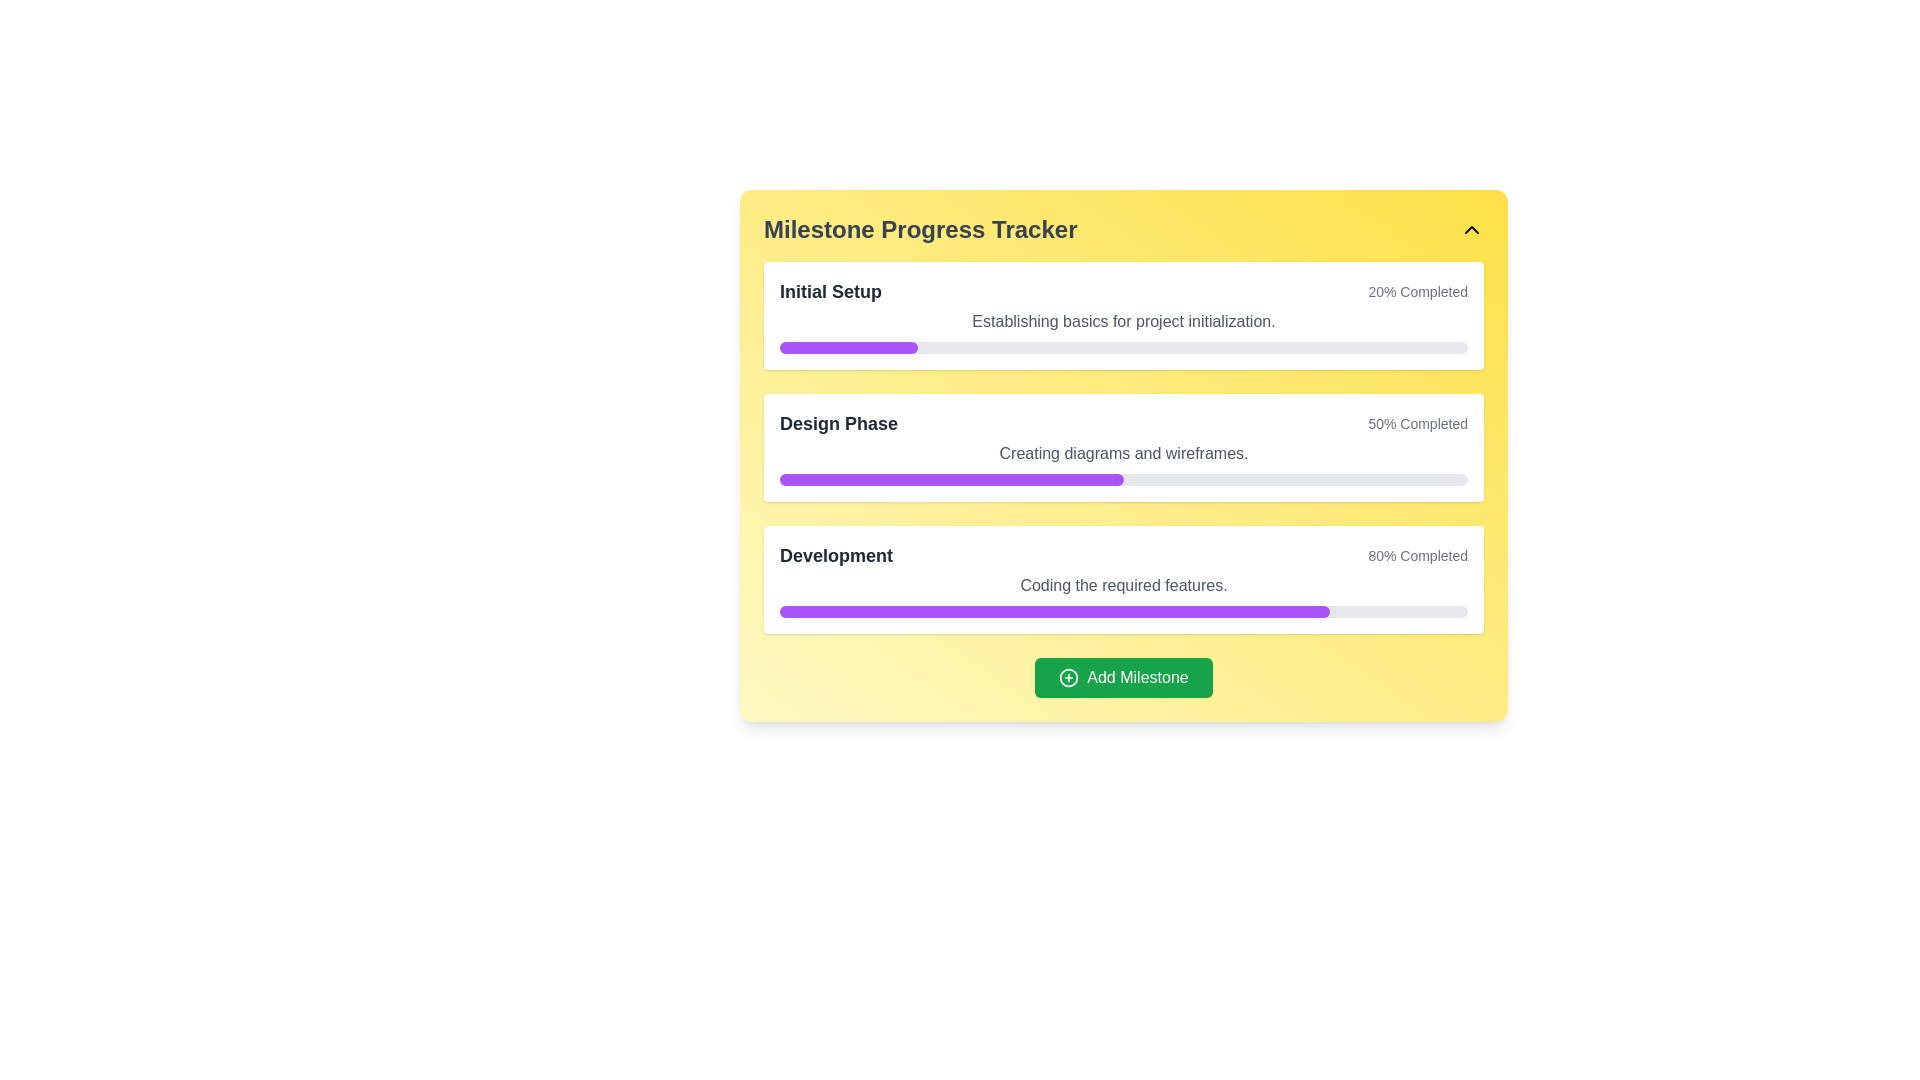 The image size is (1920, 1080). I want to click on text 'Design Phase' from the Text Label located at the left side of the second card in the progress tracker, which indicates the current milestone phase, so click(839, 423).